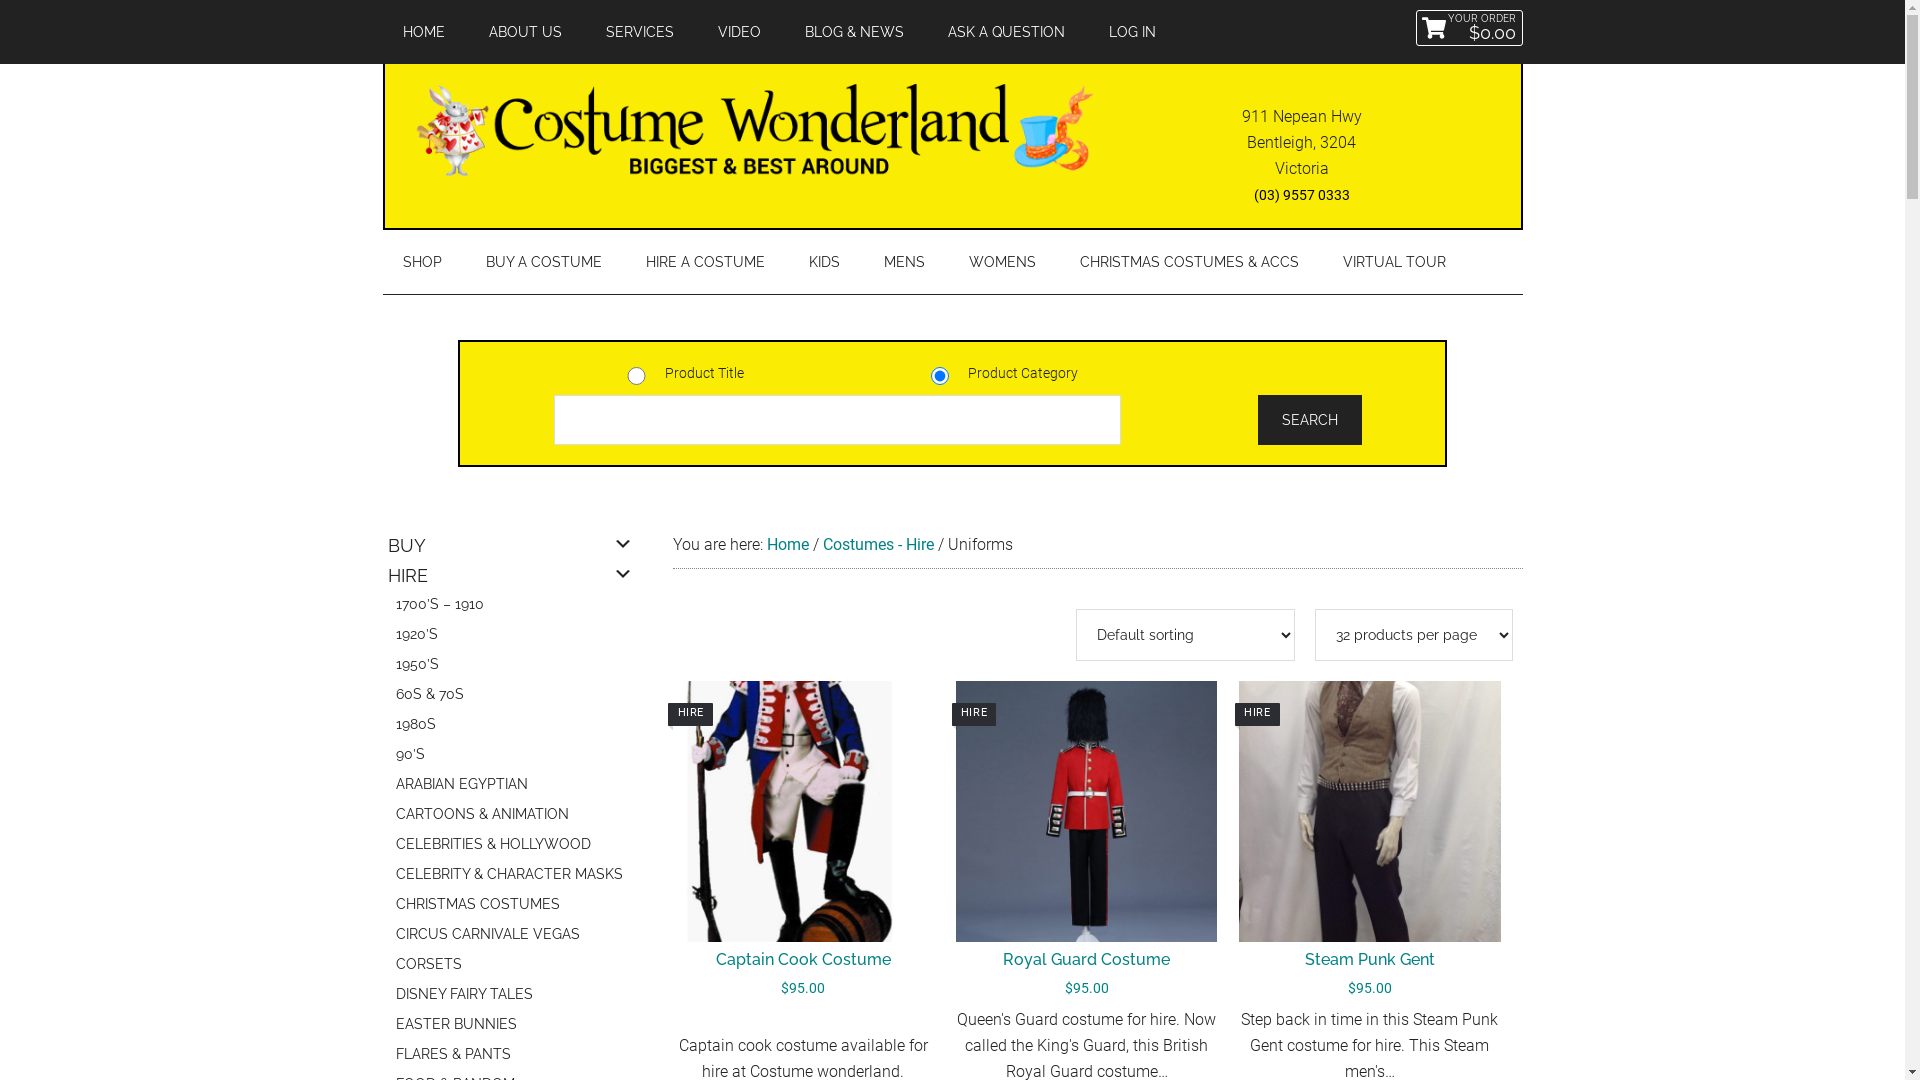 The width and height of the screenshot is (1920, 1080). What do you see at coordinates (389, 726) in the screenshot?
I see `'1980S'` at bounding box center [389, 726].